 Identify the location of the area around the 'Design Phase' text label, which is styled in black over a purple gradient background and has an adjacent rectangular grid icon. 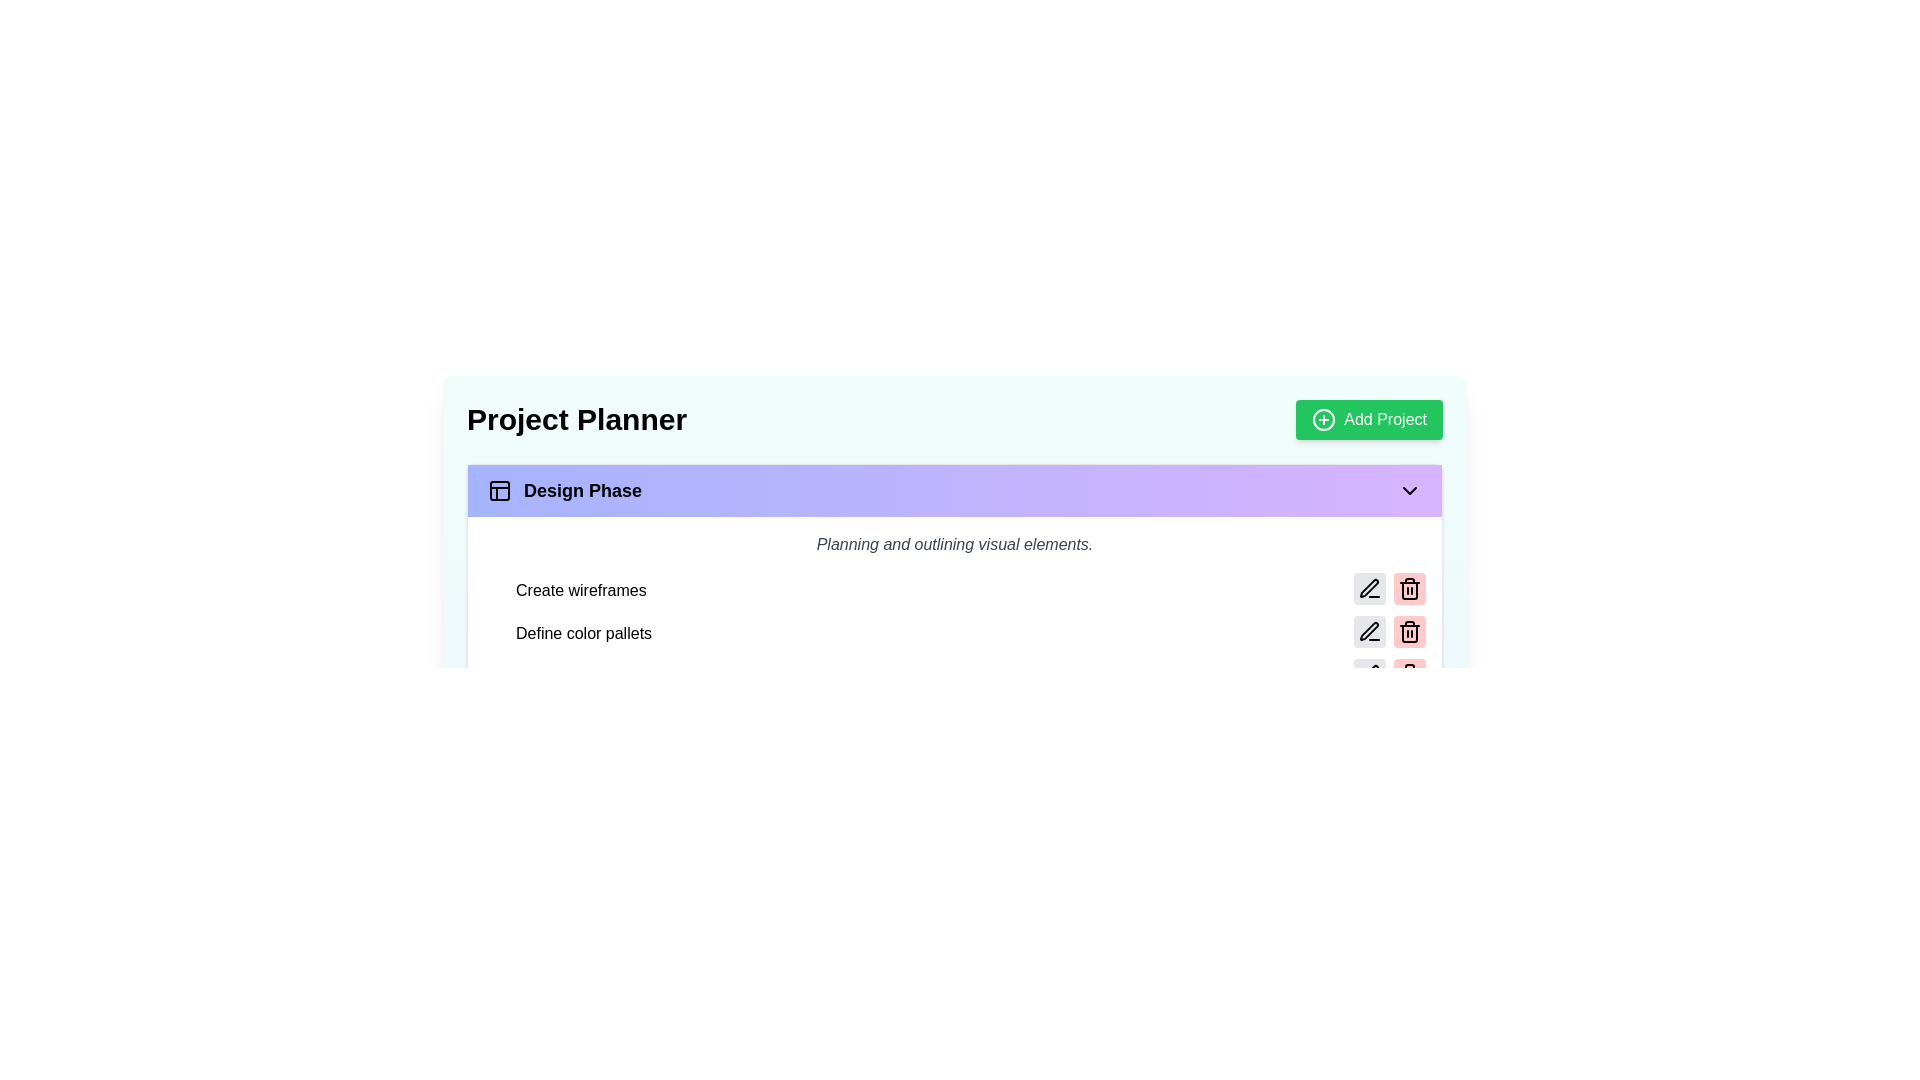
(564, 490).